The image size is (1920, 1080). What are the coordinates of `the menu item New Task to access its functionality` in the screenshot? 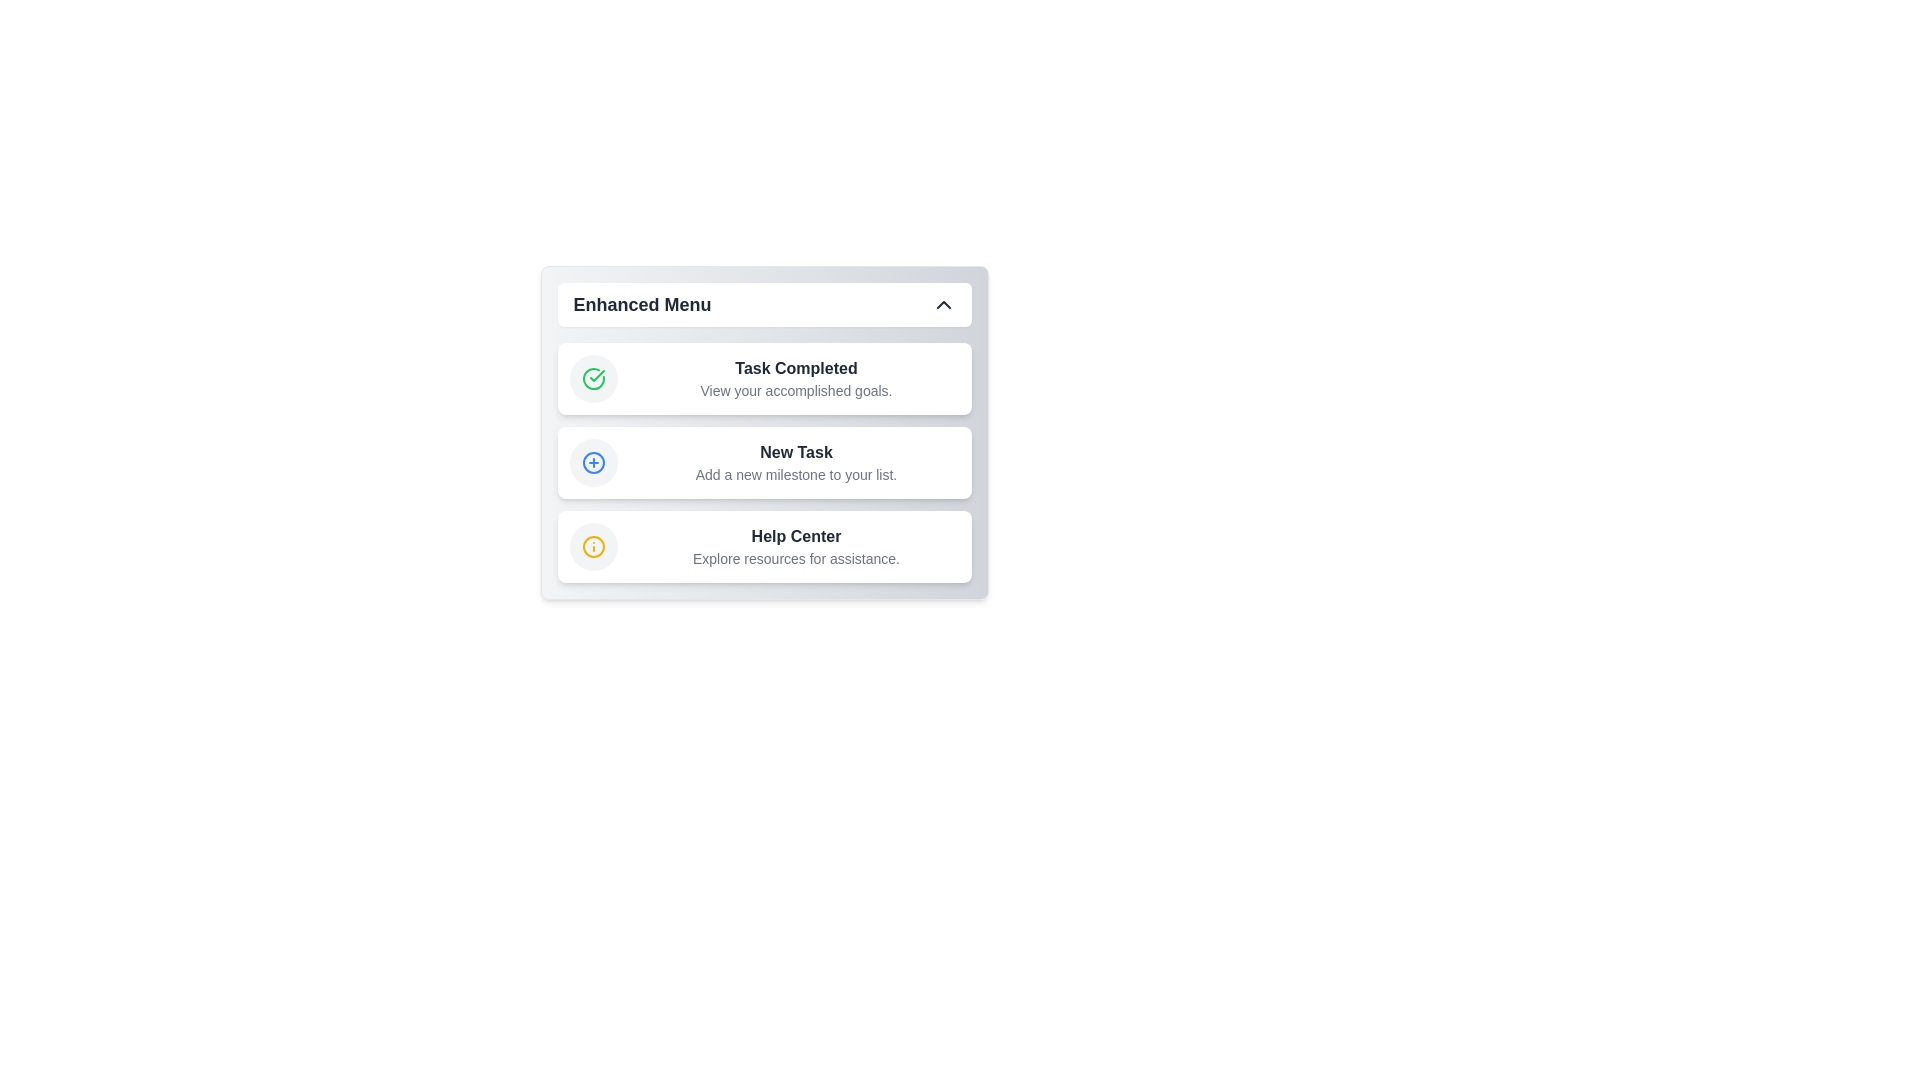 It's located at (763, 462).